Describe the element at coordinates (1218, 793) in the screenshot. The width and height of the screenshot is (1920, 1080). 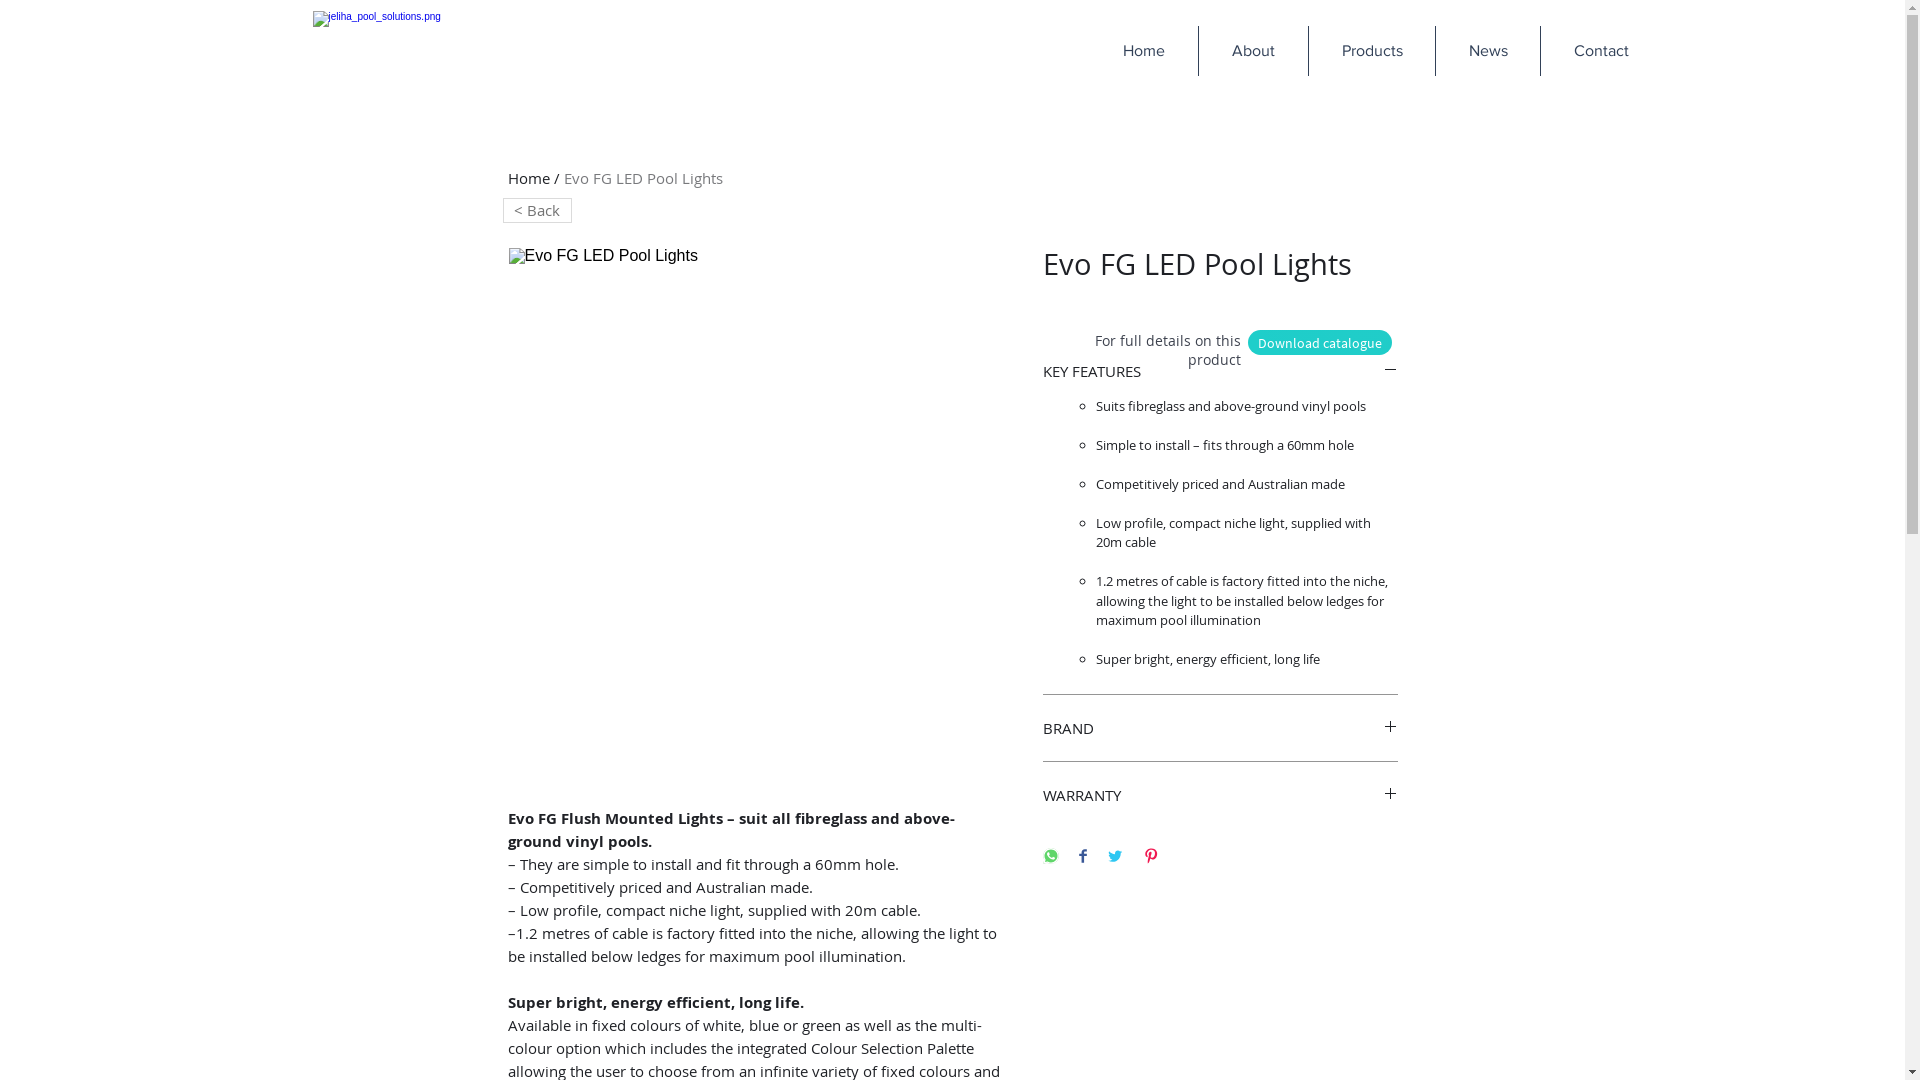
I see `'WARRANTY'` at that location.